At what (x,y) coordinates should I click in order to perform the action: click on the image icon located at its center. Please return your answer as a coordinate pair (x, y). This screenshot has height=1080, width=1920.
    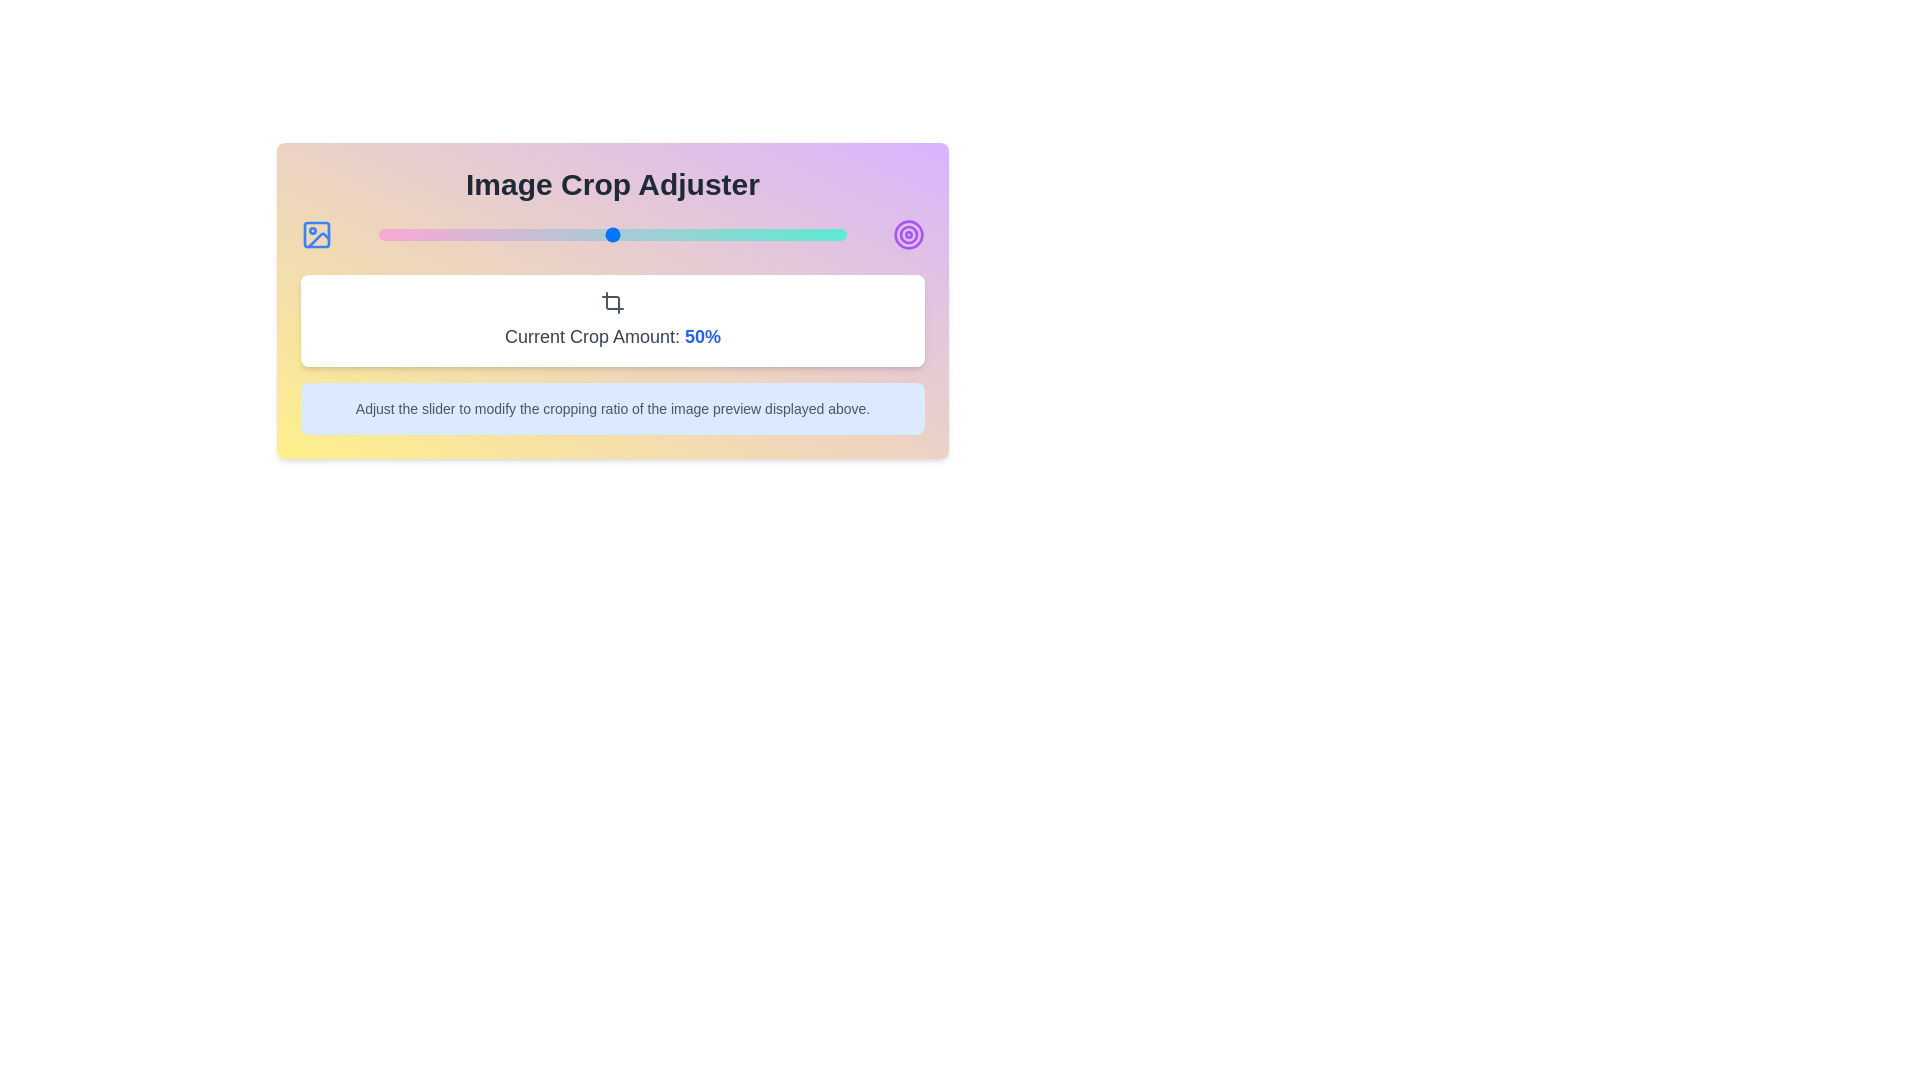
    Looking at the image, I should click on (315, 234).